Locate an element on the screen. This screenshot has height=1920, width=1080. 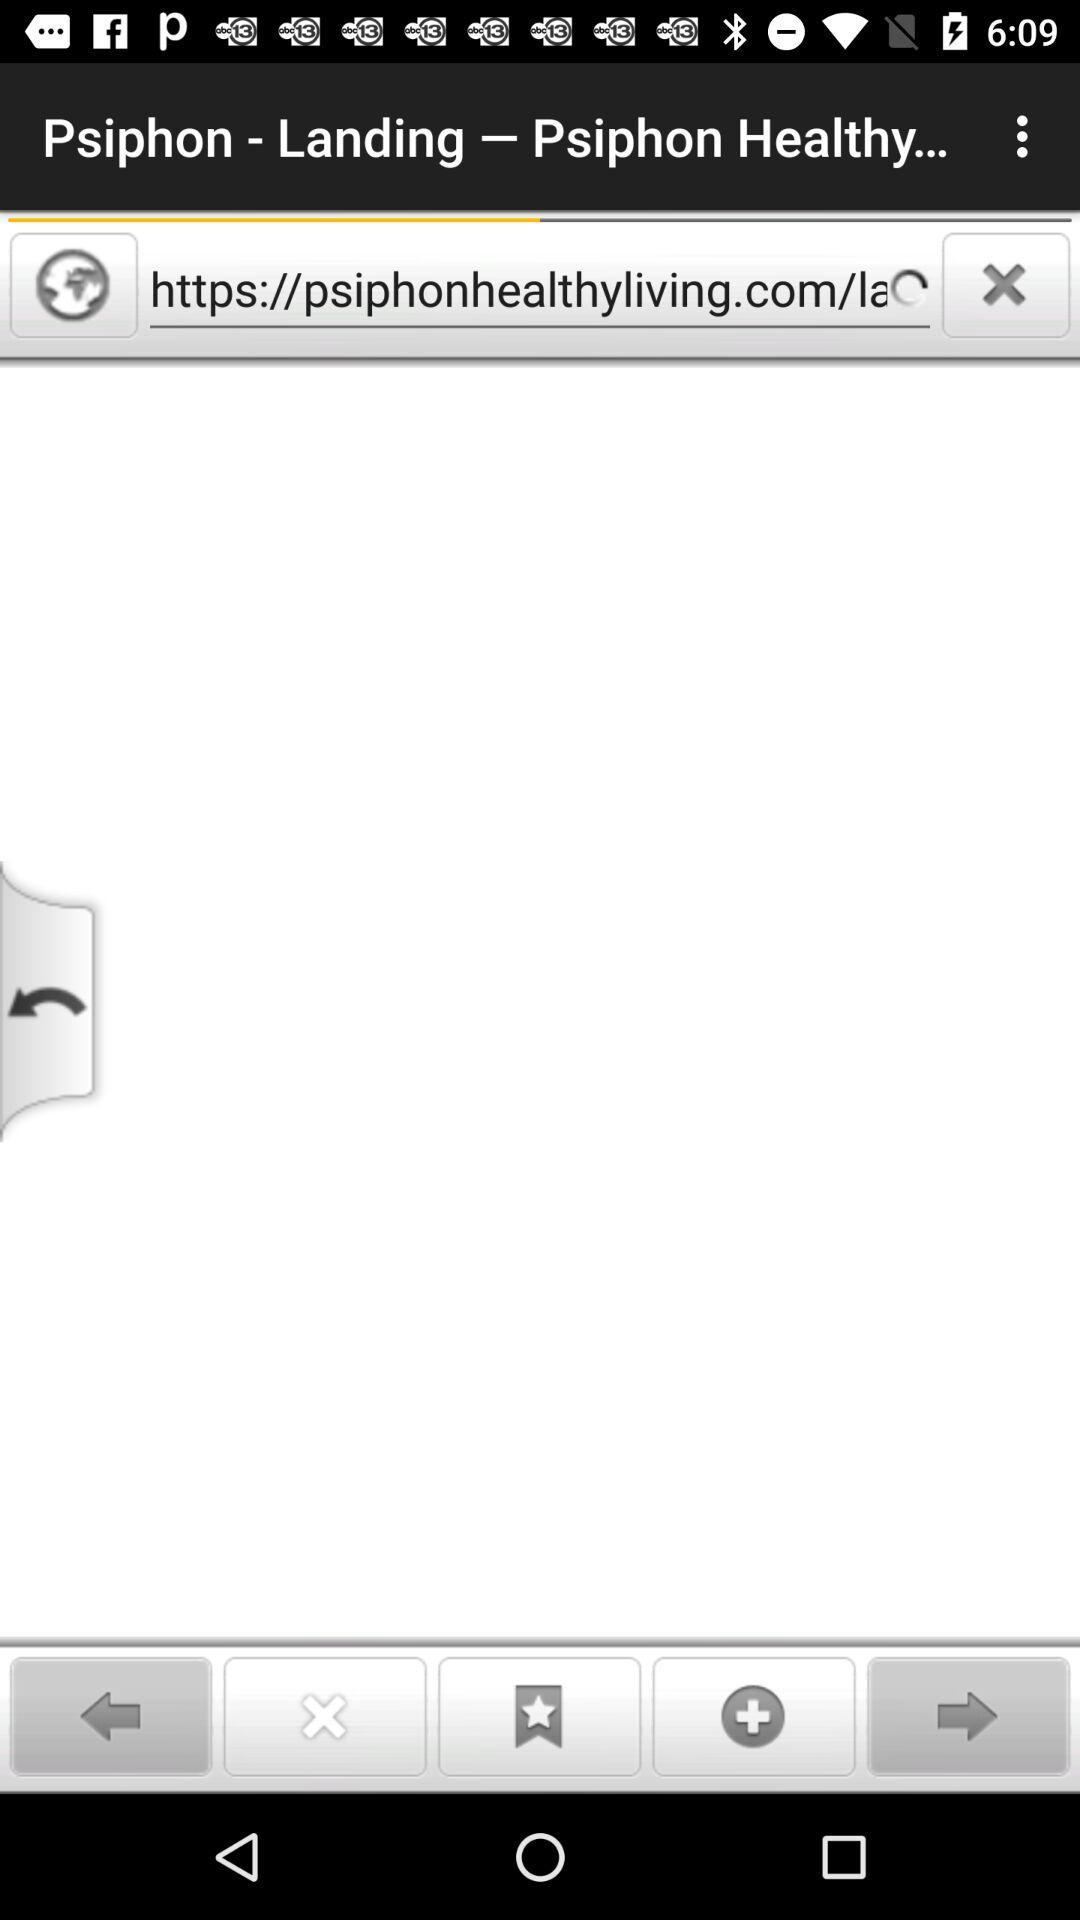
the close icon is located at coordinates (1006, 284).